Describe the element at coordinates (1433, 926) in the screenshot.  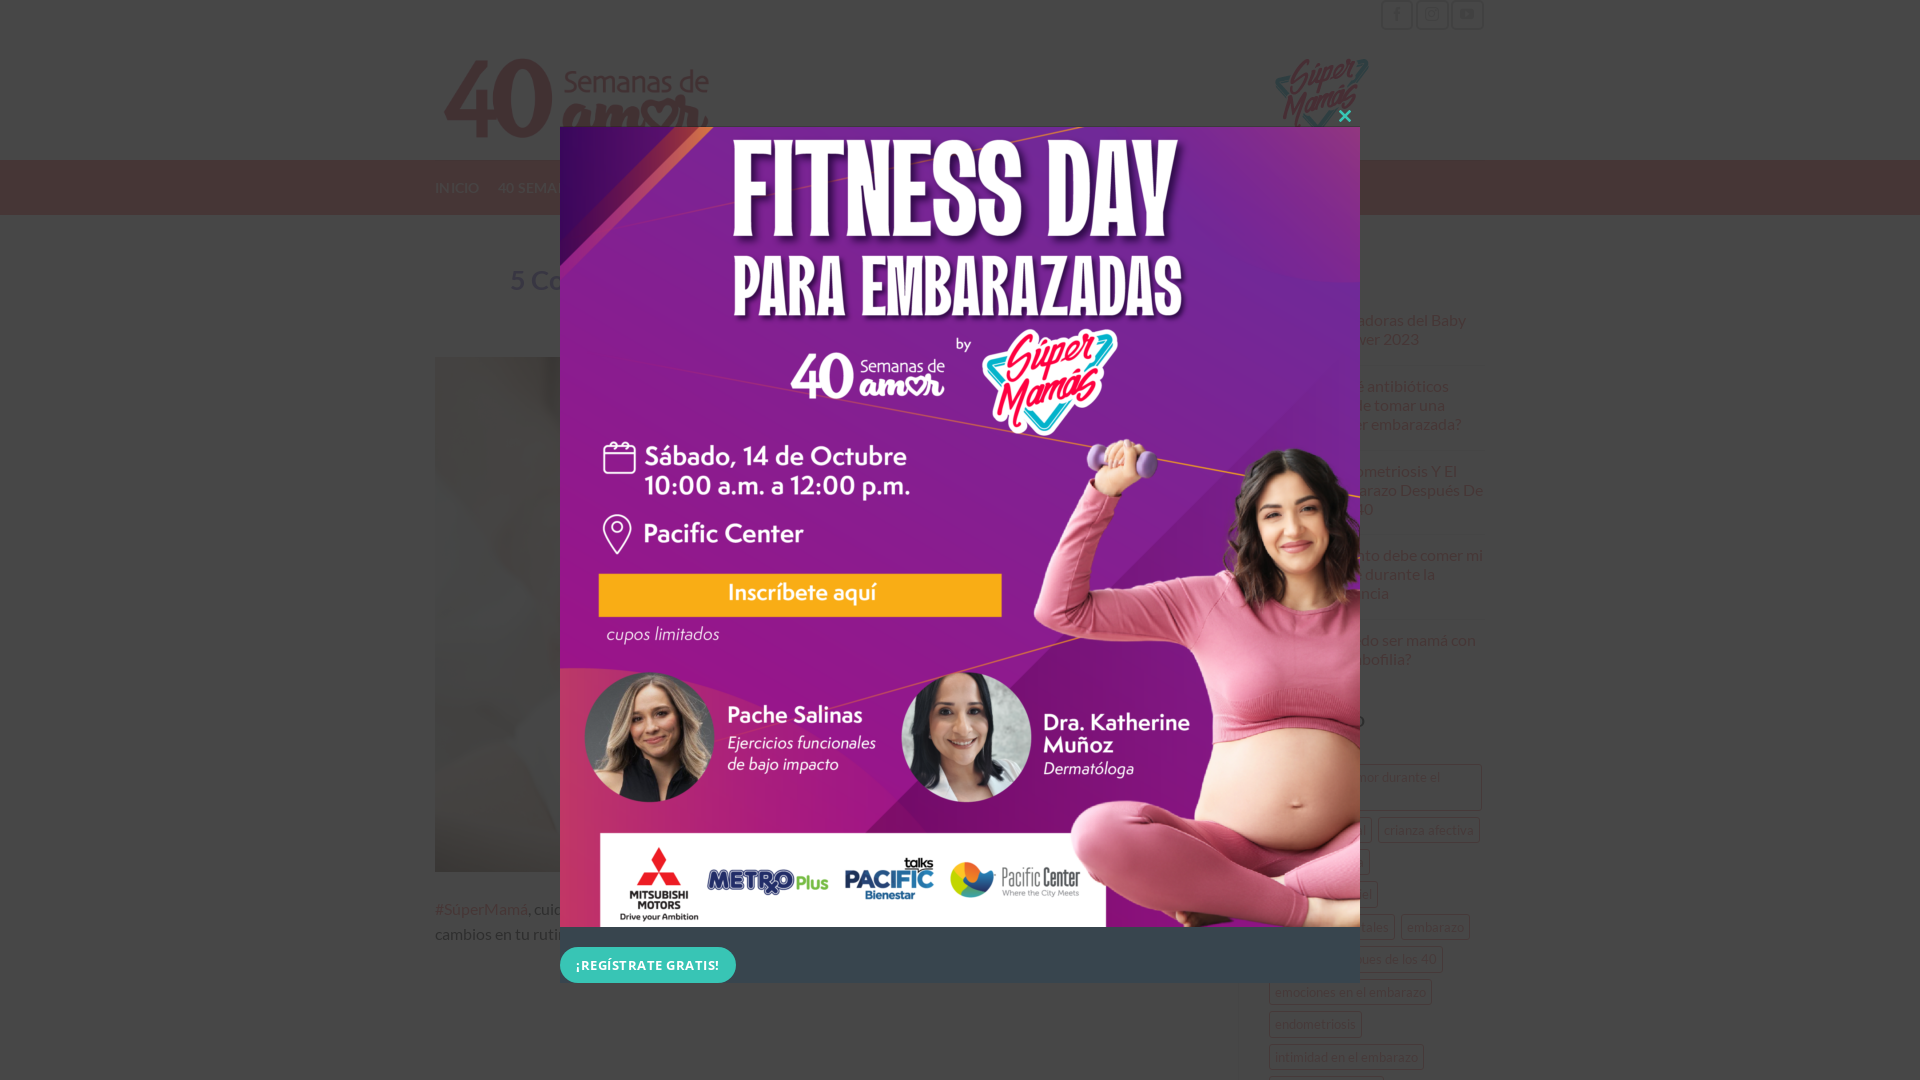
I see `'embarazo'` at that location.